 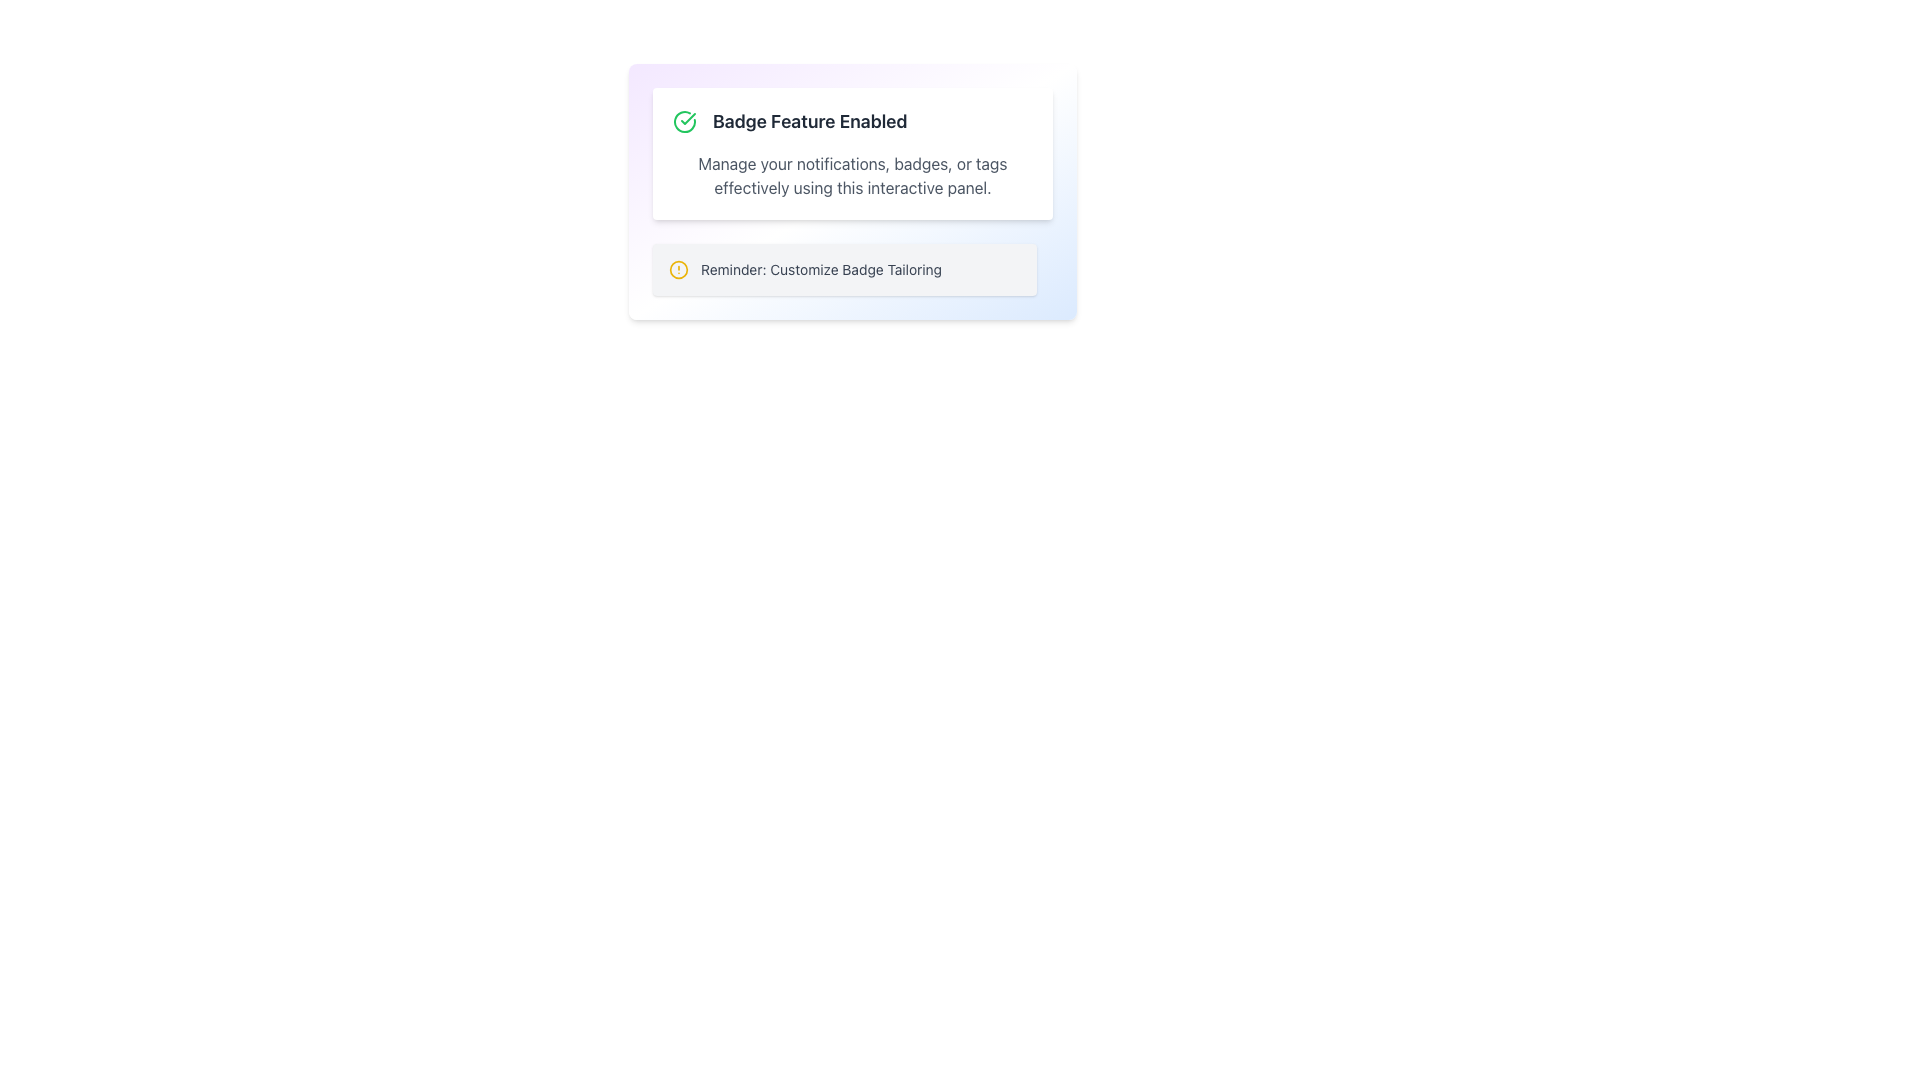 I want to click on the informational display showing the text 'Badge Feature Enabled' with a green check icon to its left, which is positioned above the description text and below the 'Toggle Panel' button, so click(x=853, y=122).